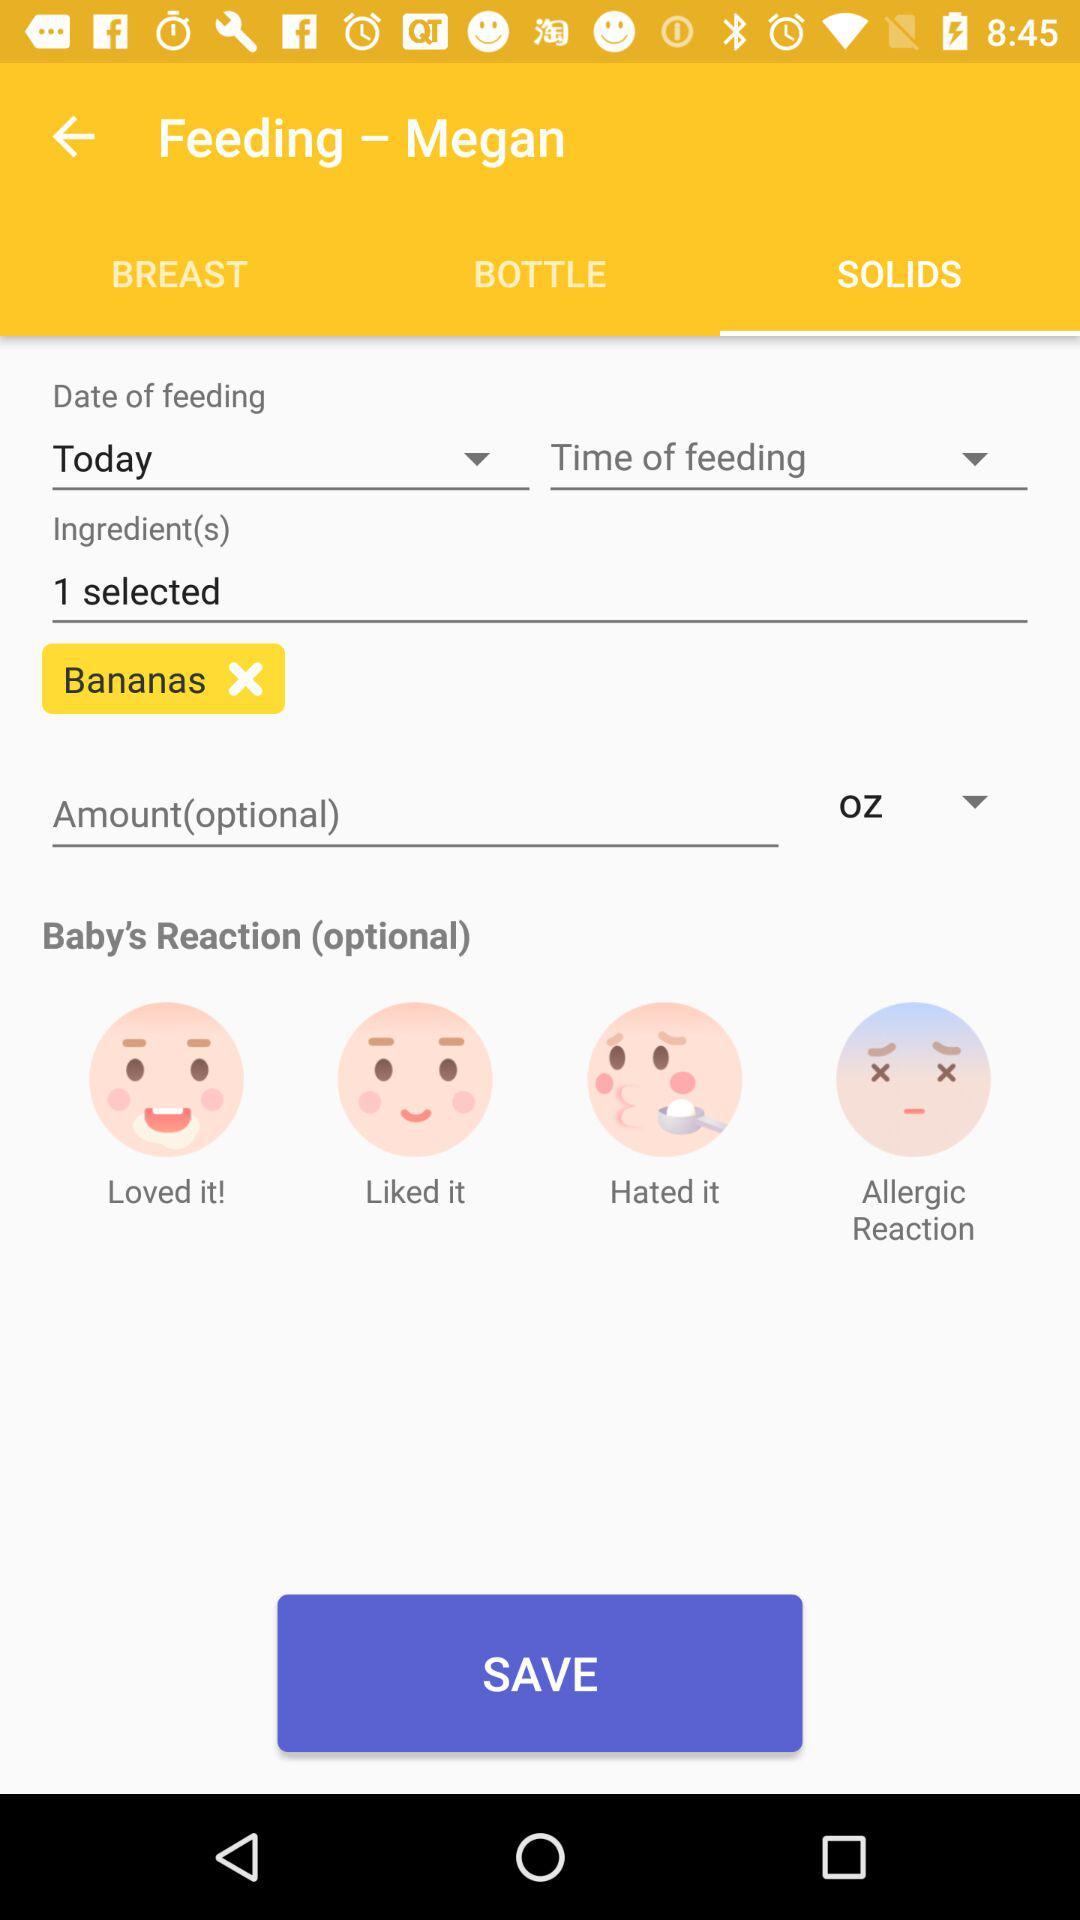 The image size is (1080, 1920). Describe the element at coordinates (72, 135) in the screenshot. I see `item above breast icon` at that location.